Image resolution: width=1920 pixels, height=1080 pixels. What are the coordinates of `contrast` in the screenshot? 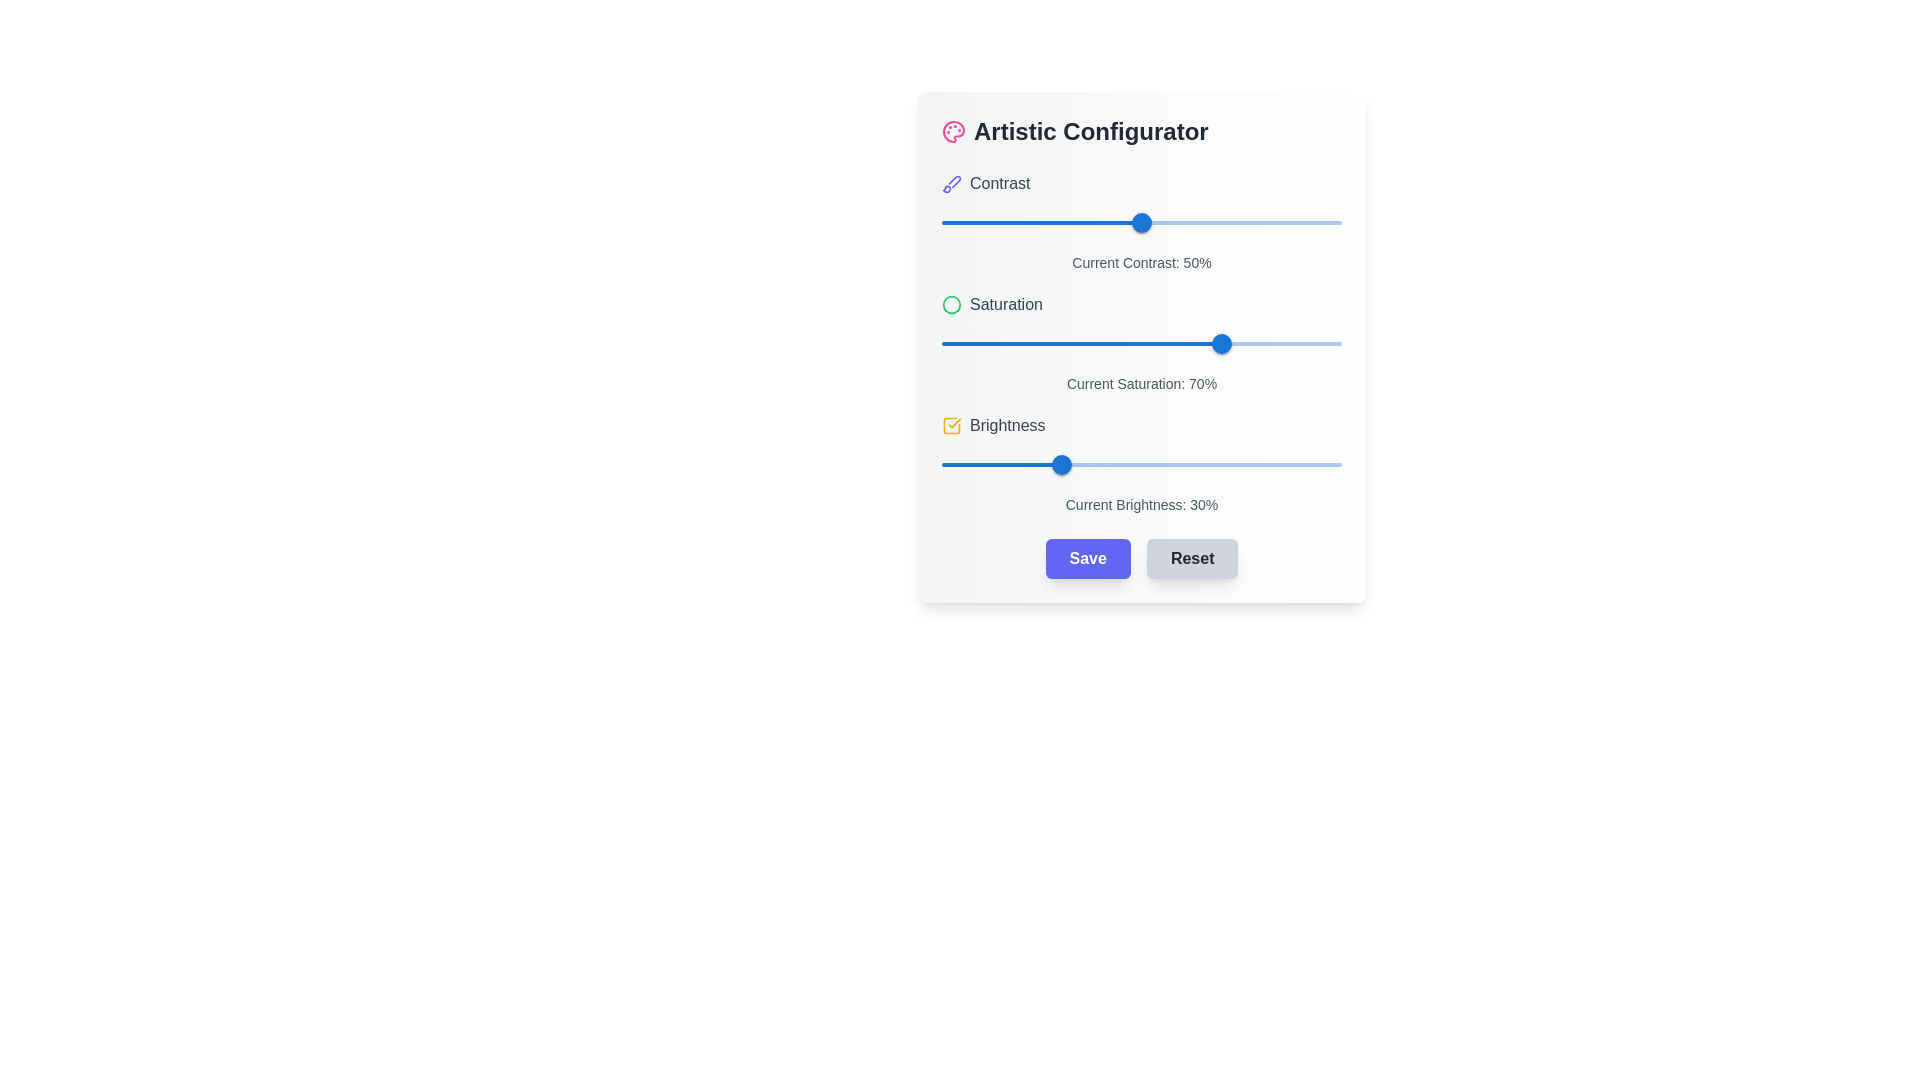 It's located at (1026, 223).